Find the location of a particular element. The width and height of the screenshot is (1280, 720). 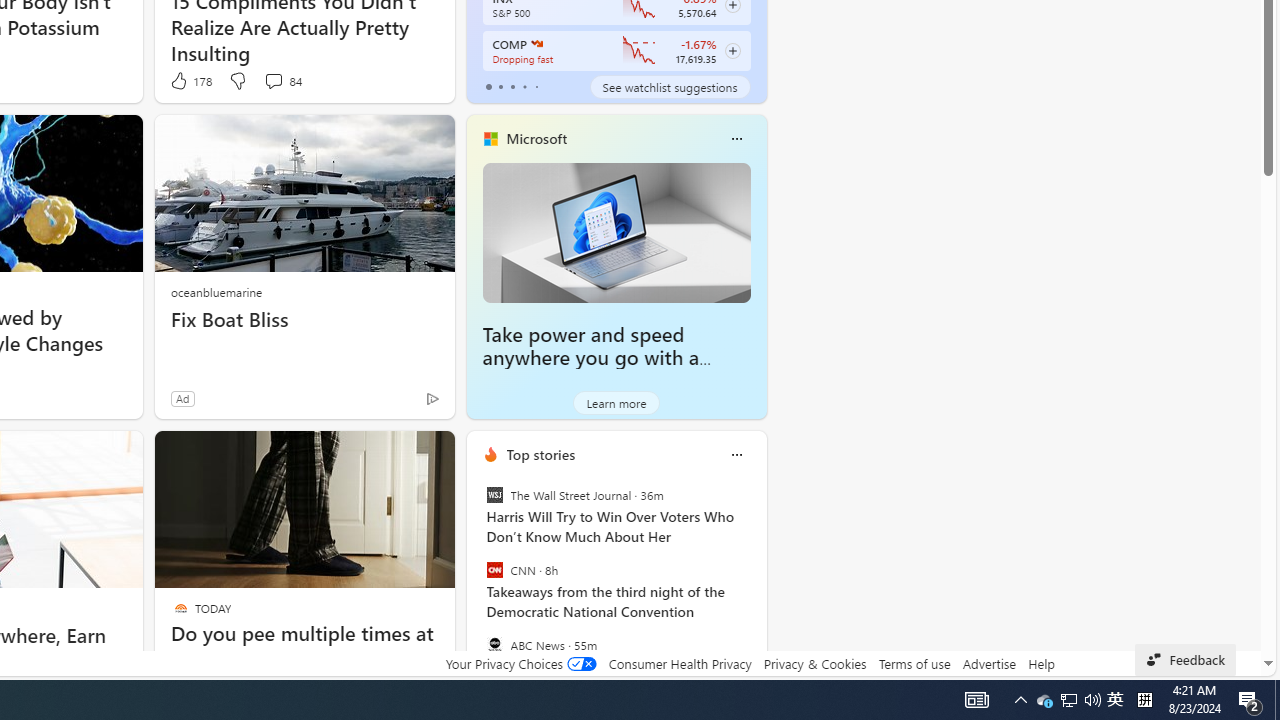

'CNN' is located at coordinates (494, 570).